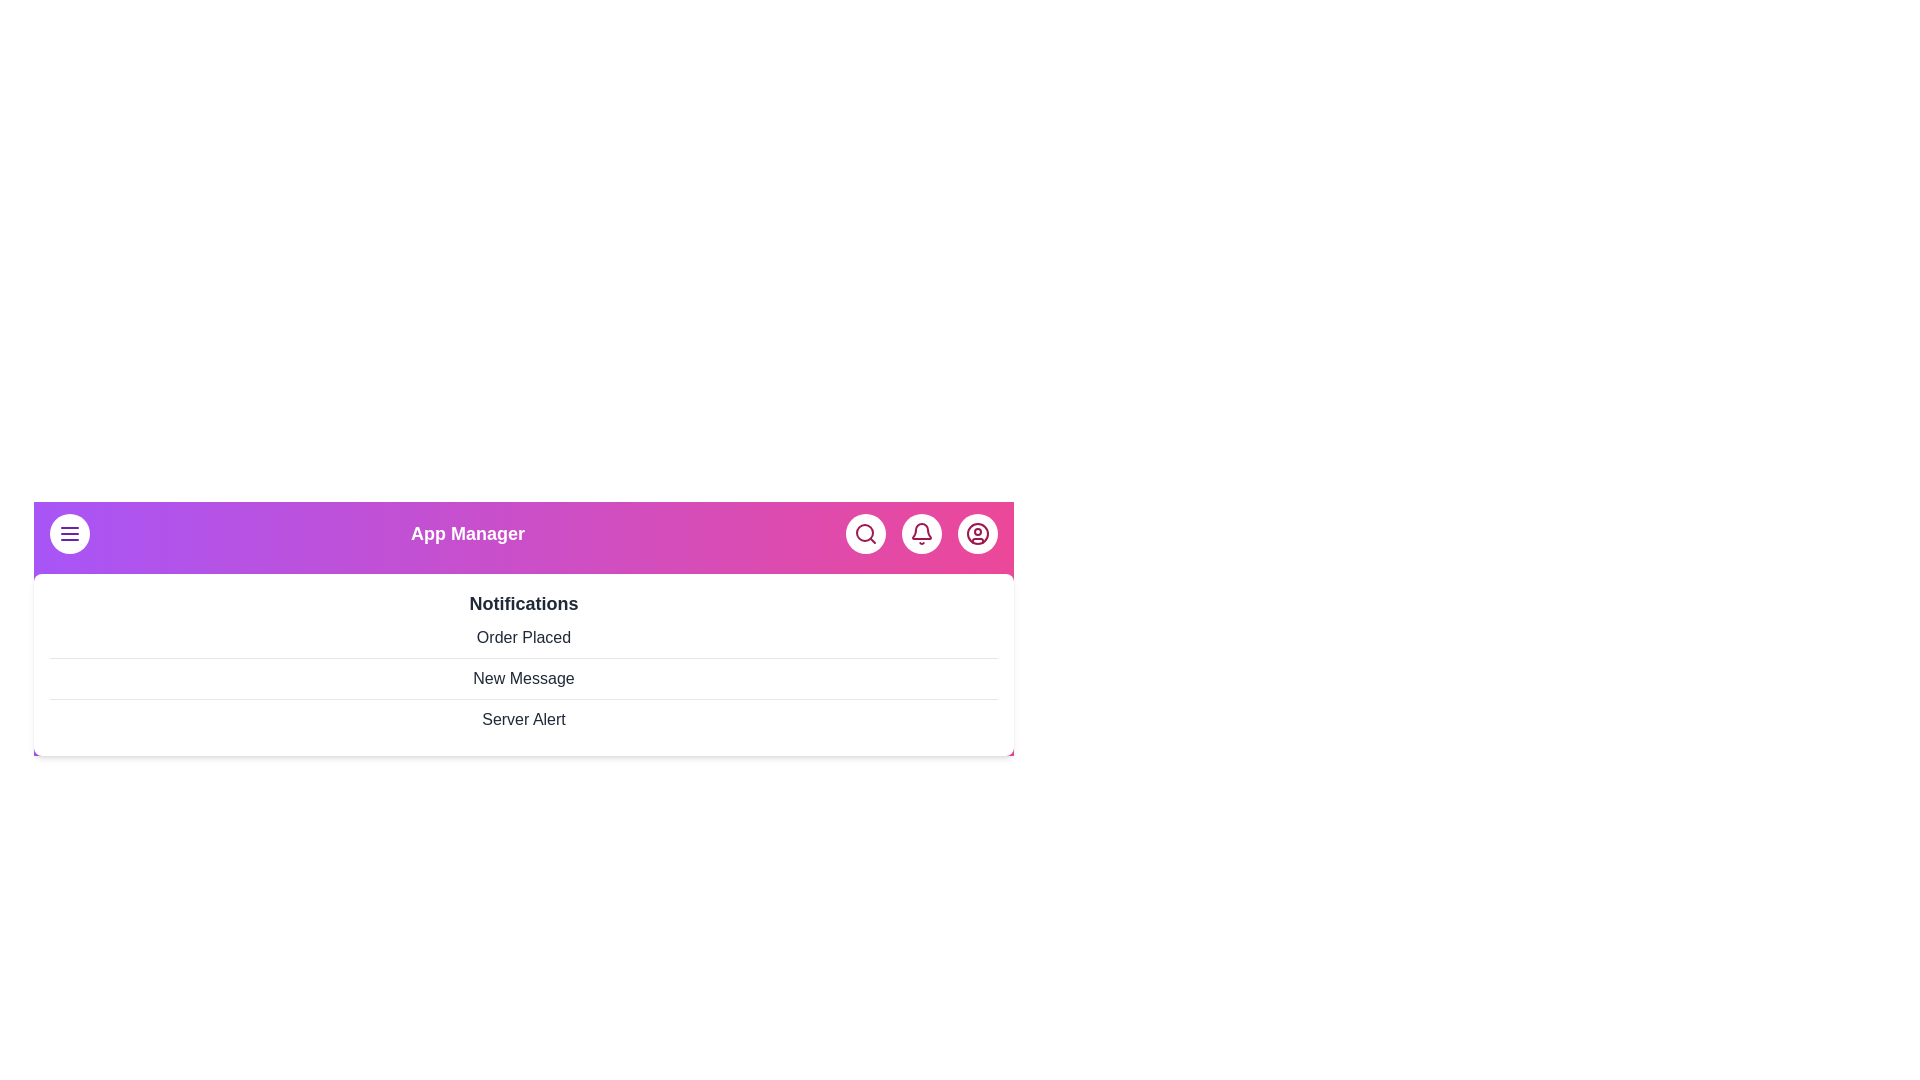 This screenshot has height=1080, width=1920. I want to click on the notification item Server Alert from the list, so click(523, 720).